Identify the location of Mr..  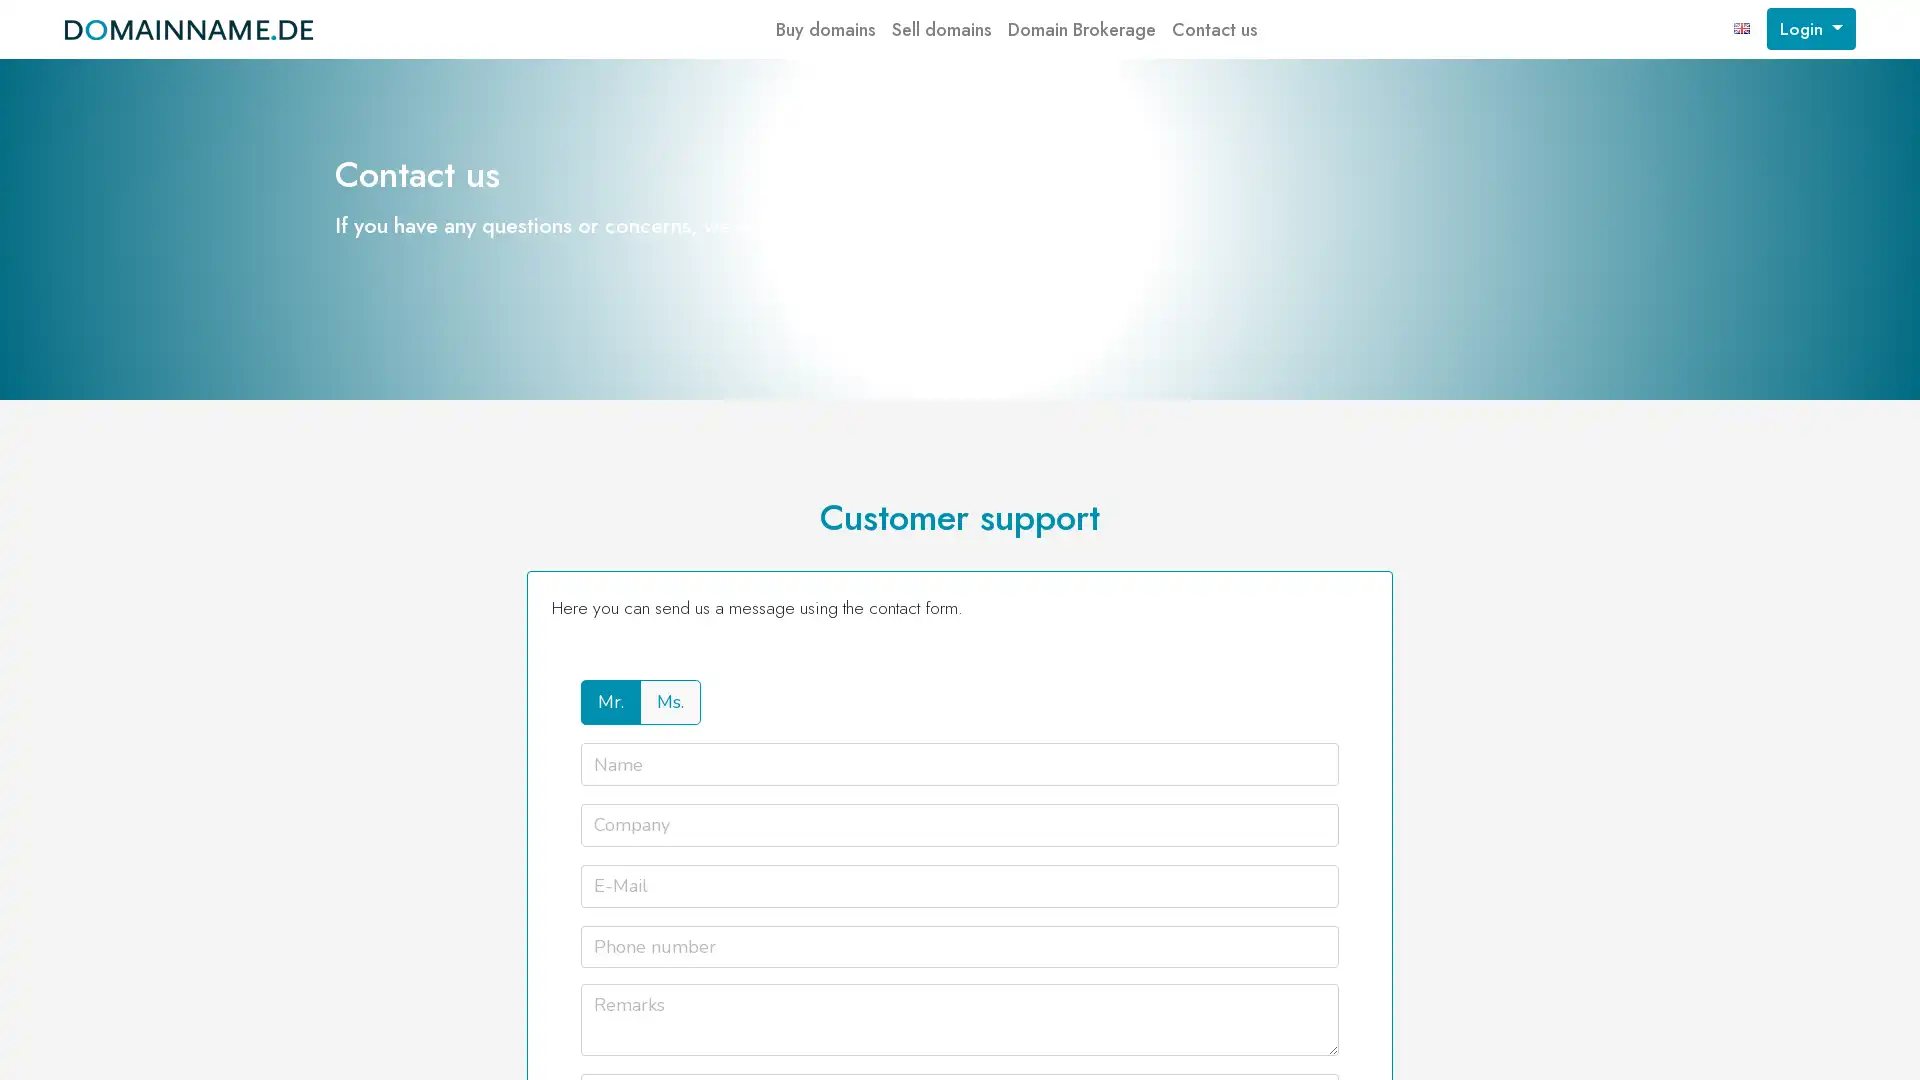
(608, 701).